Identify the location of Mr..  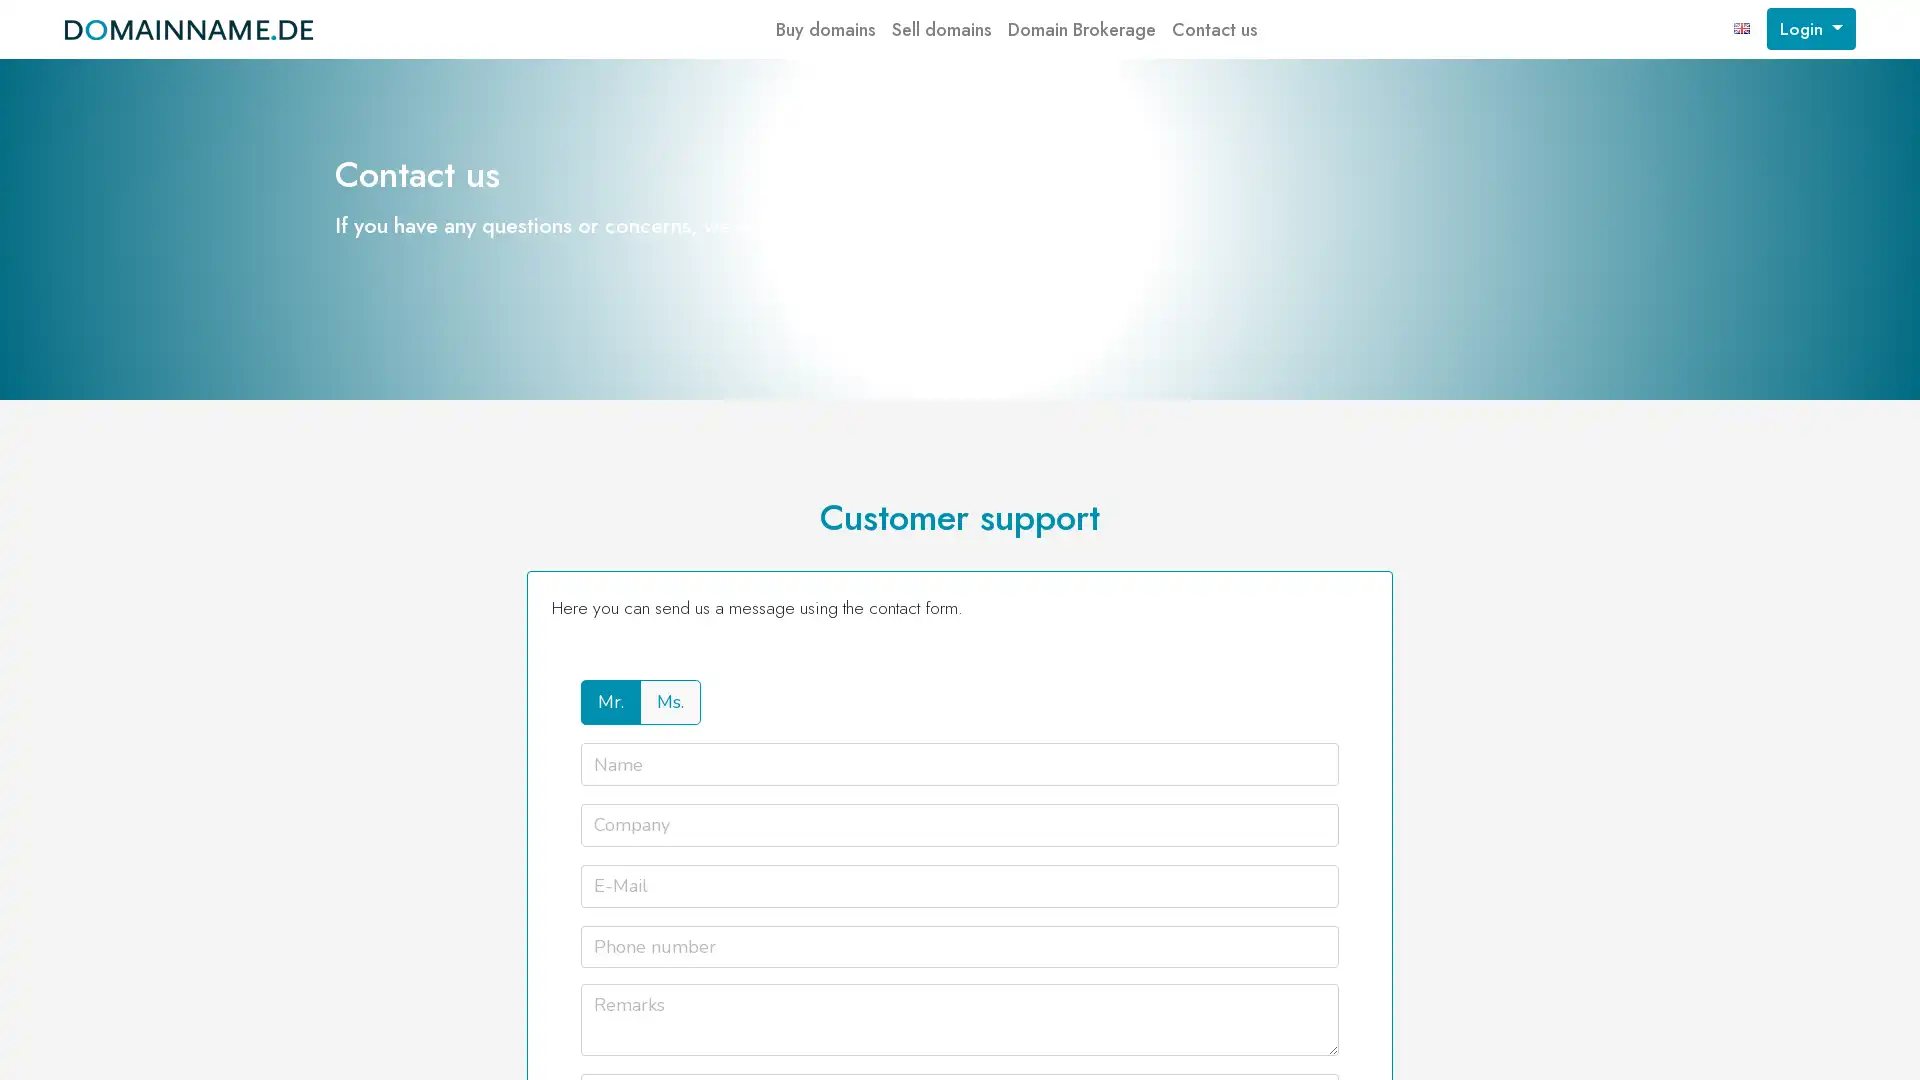
(608, 701).